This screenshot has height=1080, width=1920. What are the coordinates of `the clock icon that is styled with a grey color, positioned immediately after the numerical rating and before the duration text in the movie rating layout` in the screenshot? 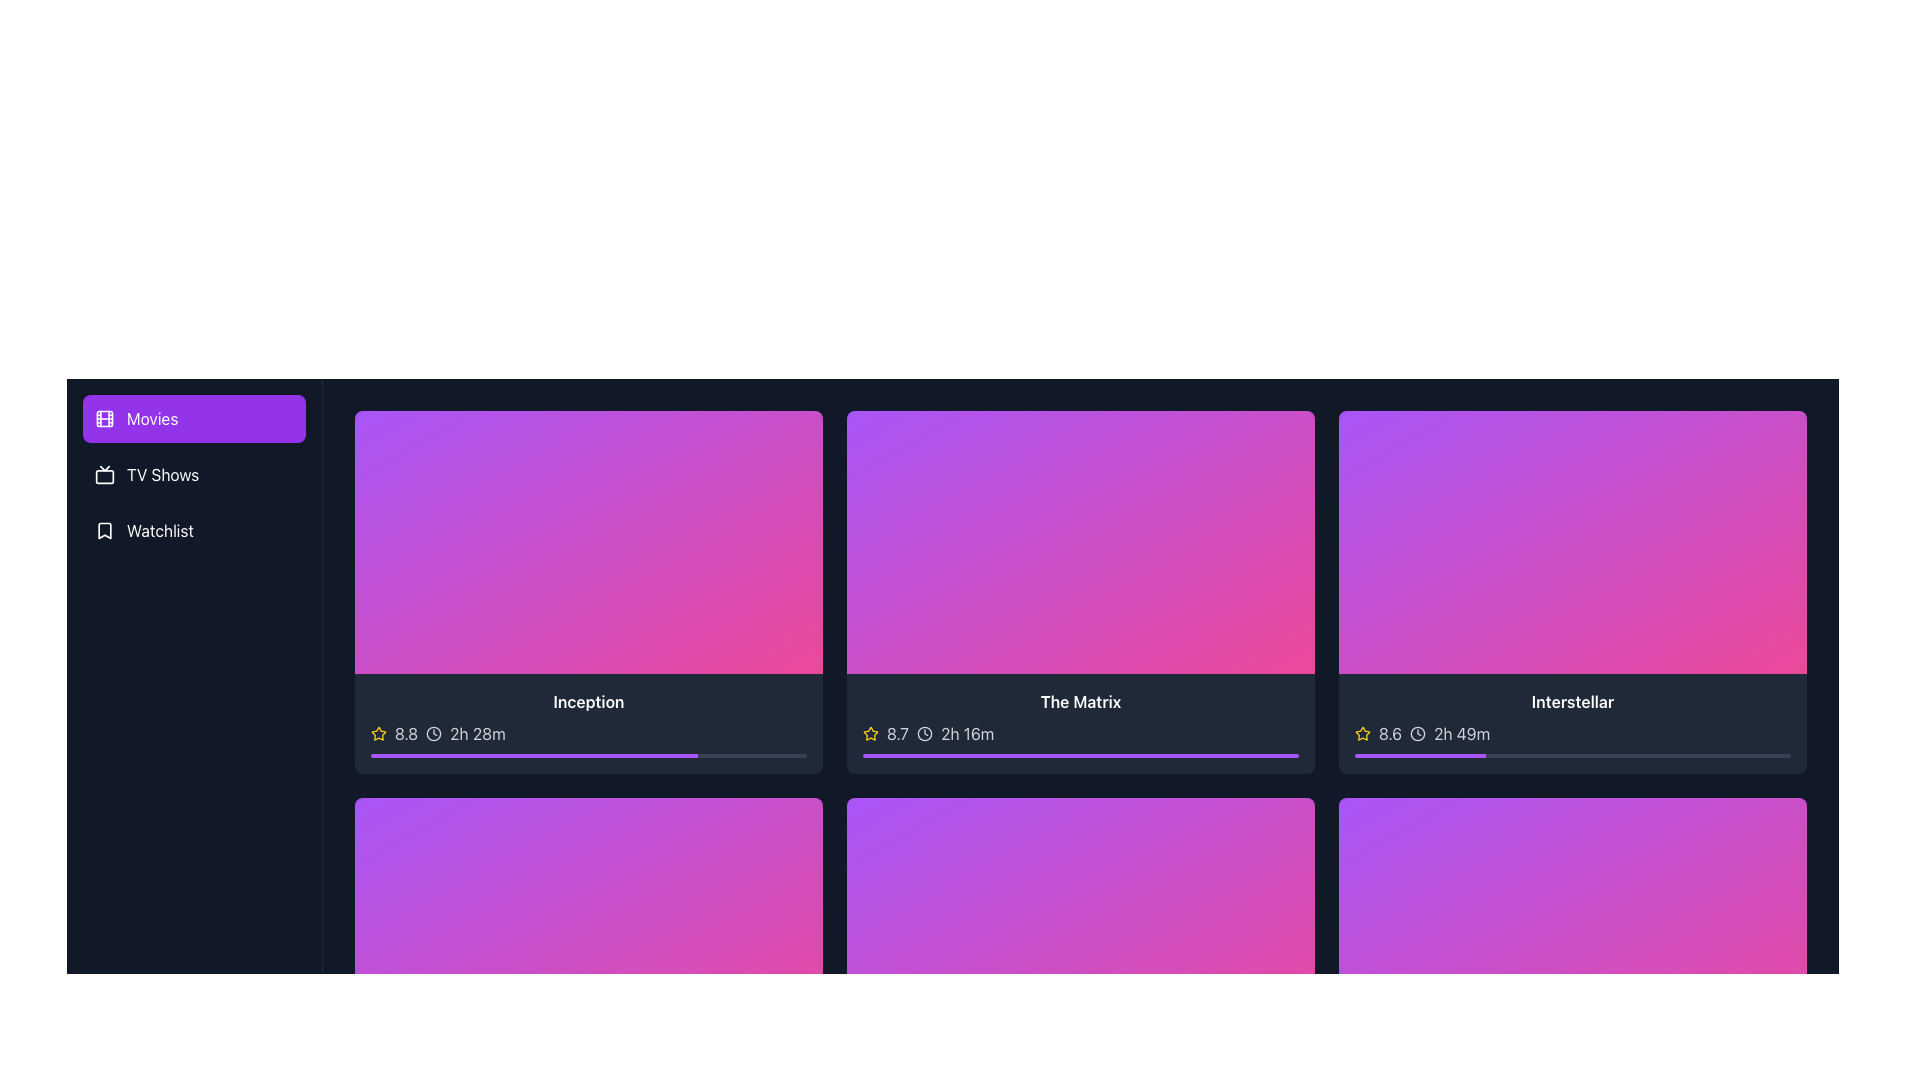 It's located at (433, 734).